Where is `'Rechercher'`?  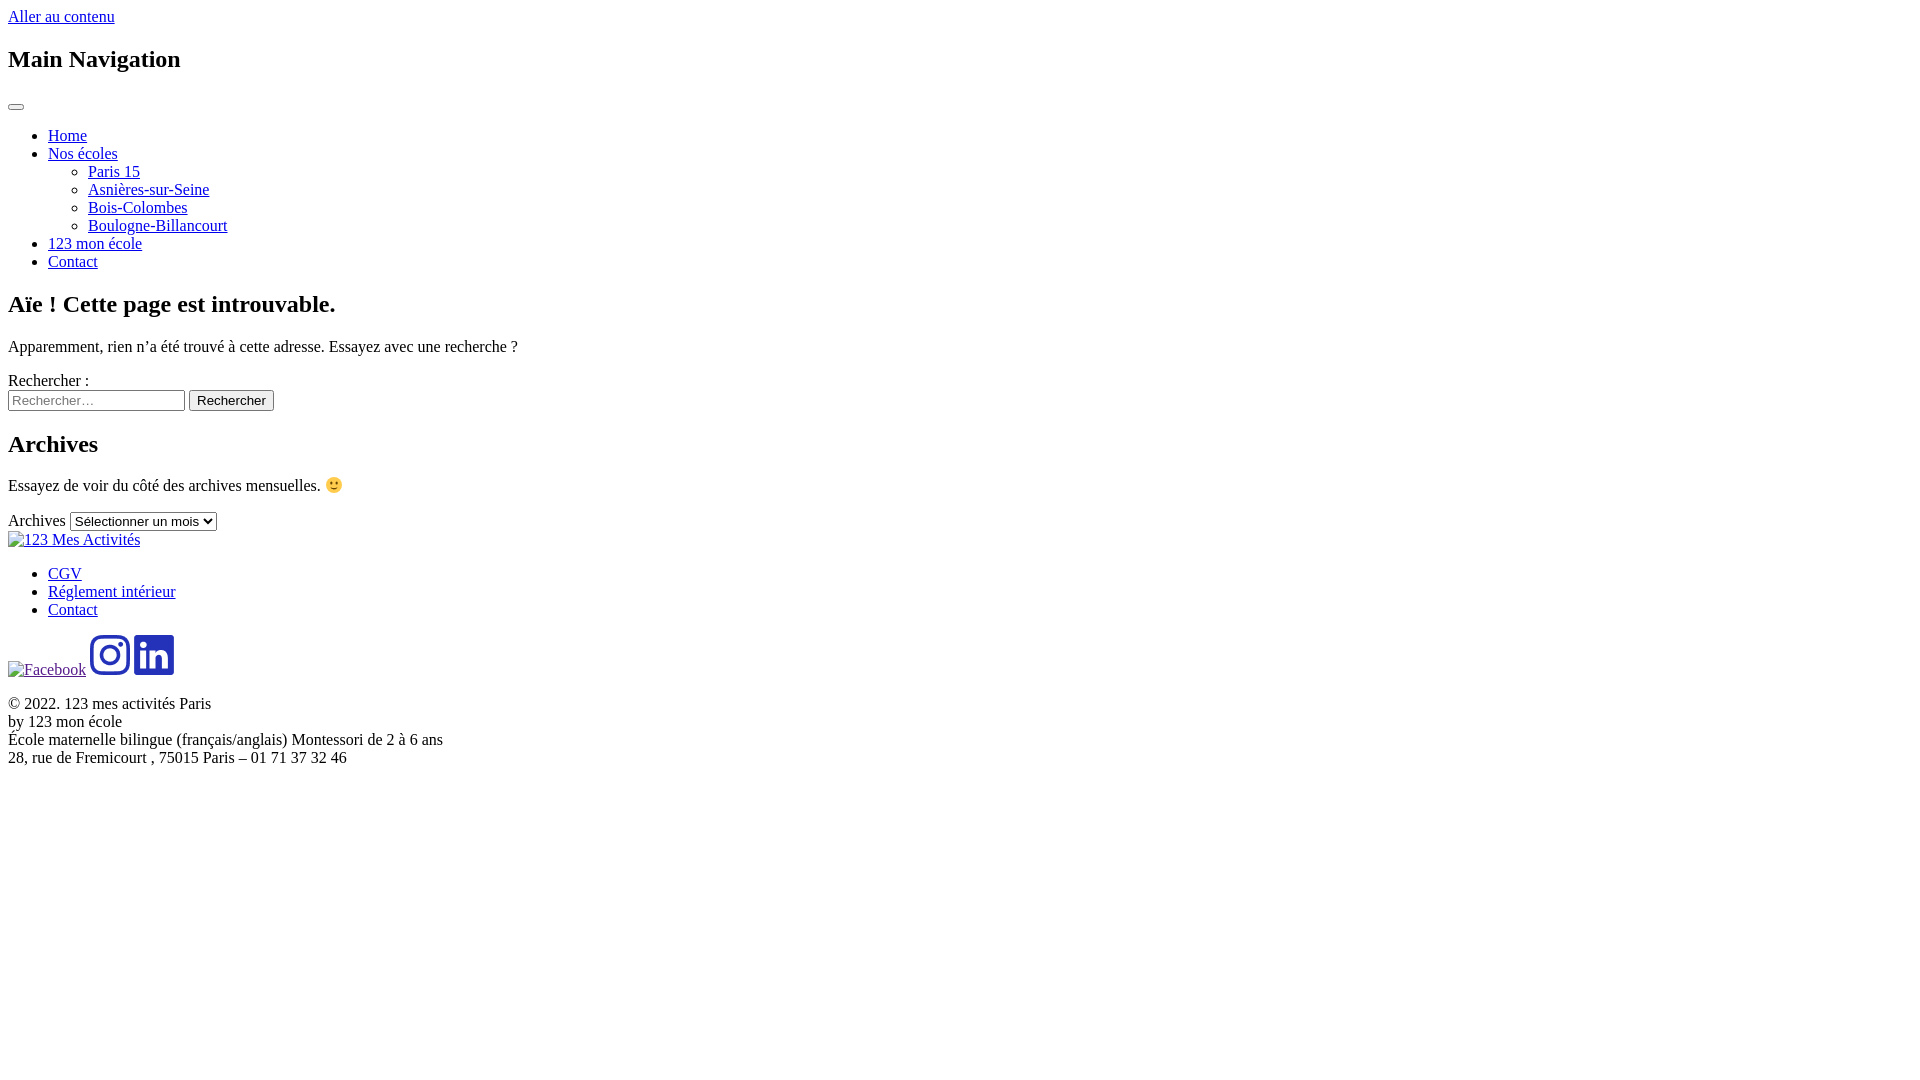
'Rechercher' is located at coordinates (231, 400).